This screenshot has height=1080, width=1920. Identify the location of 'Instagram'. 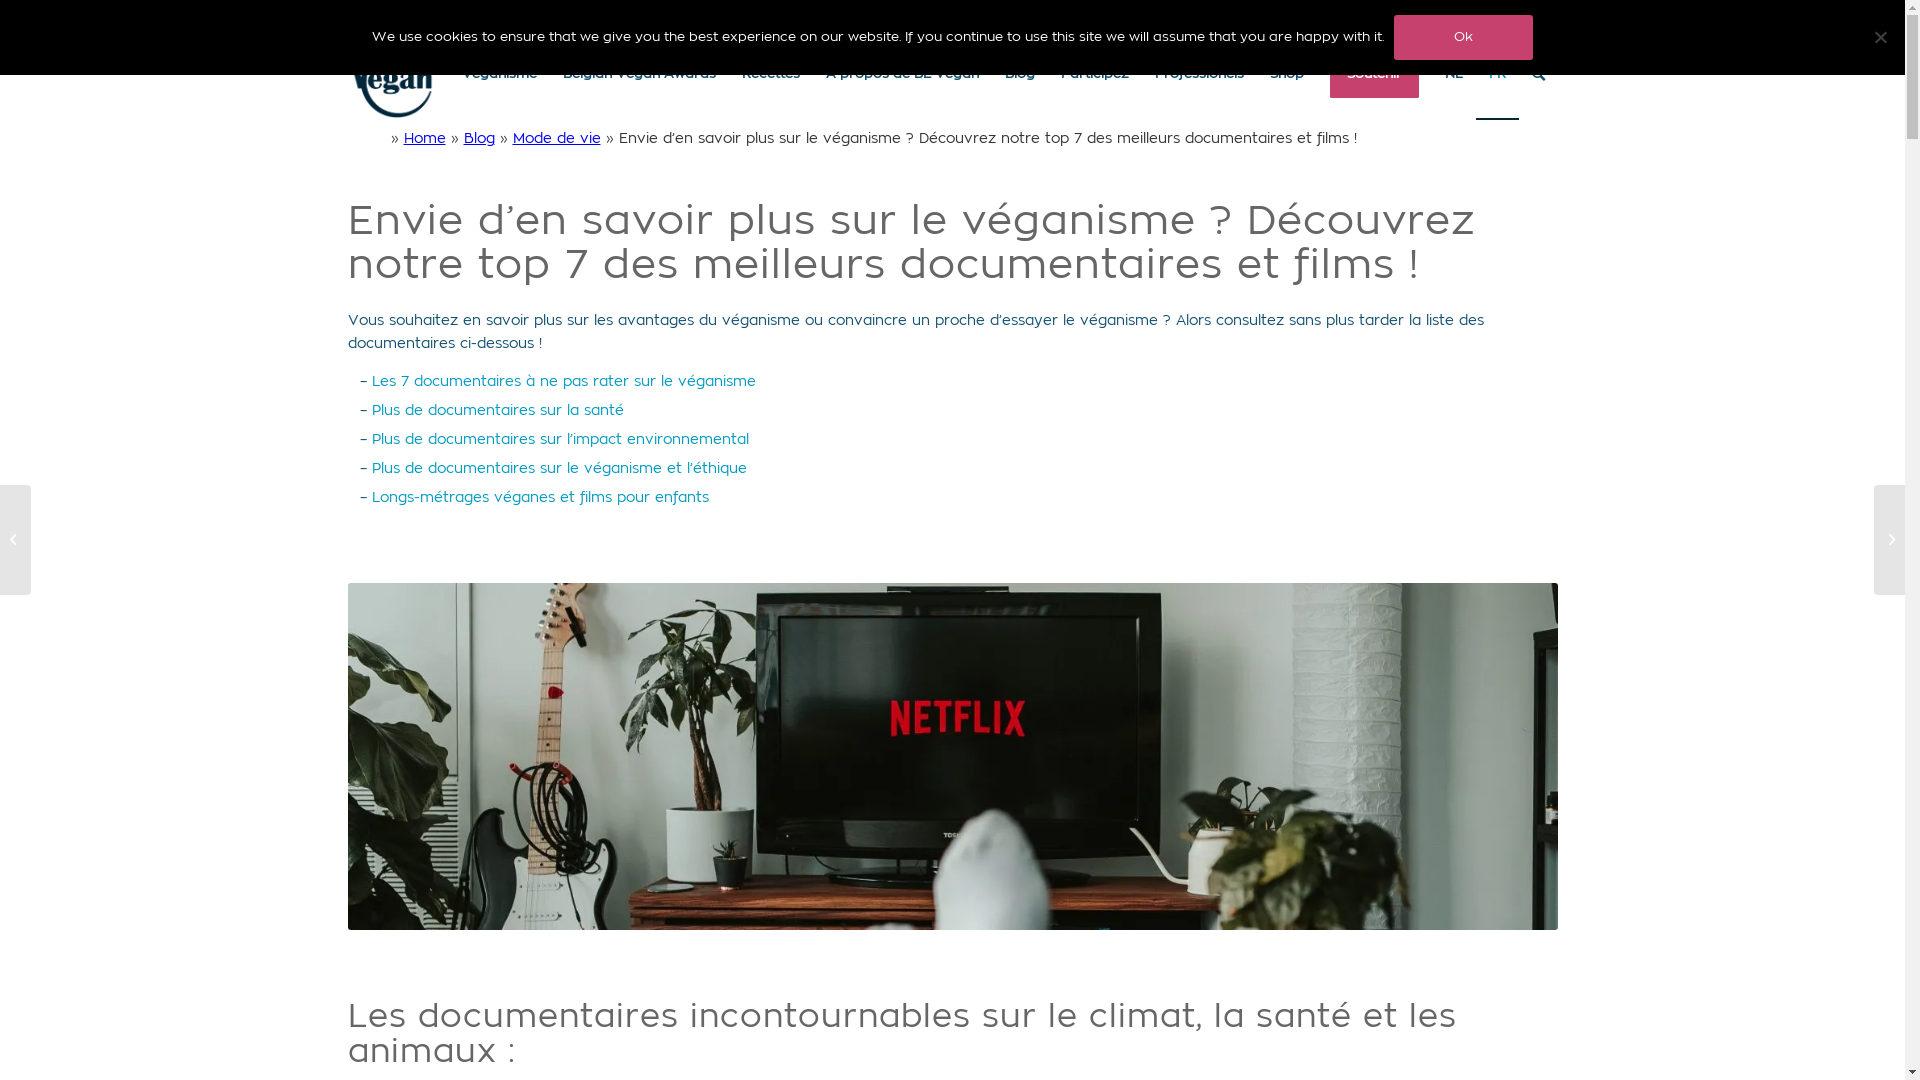
(1541, 15).